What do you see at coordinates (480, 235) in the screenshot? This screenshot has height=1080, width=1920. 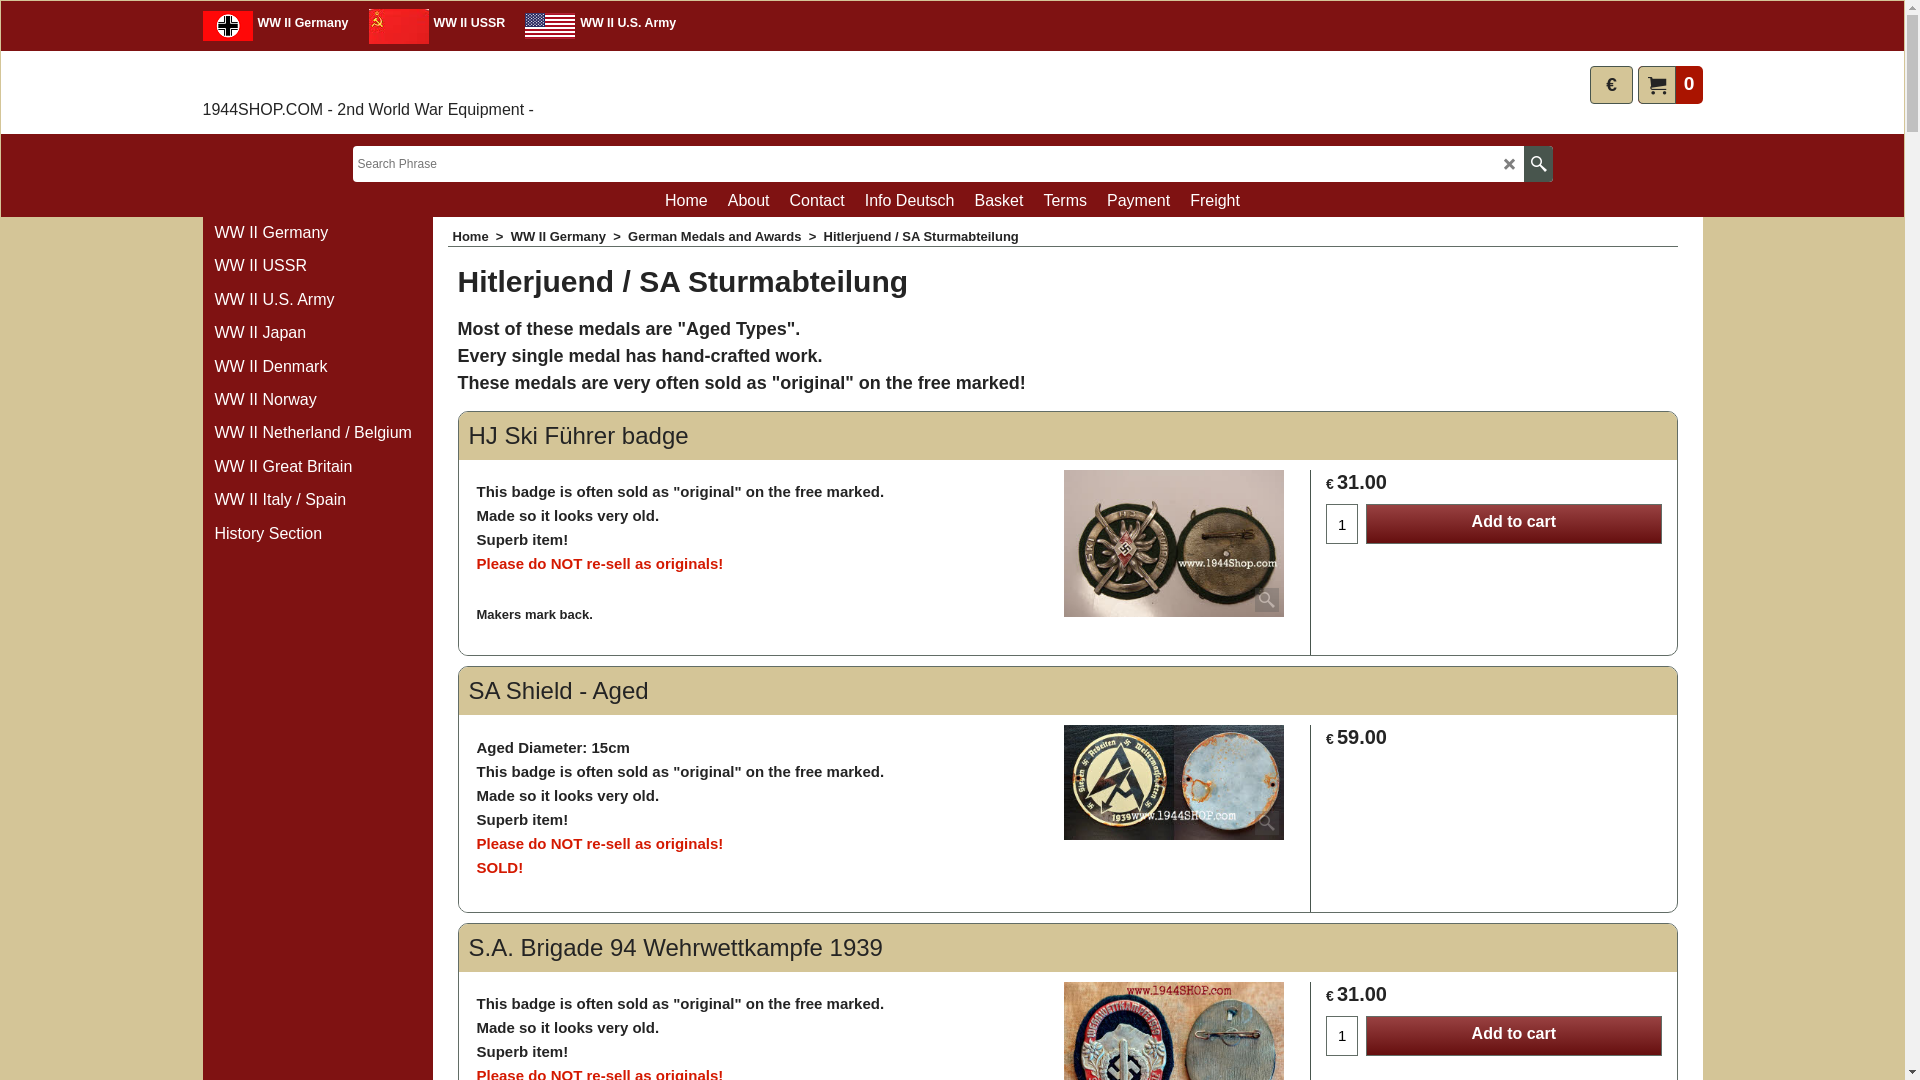 I see `'Home  > '` at bounding box center [480, 235].